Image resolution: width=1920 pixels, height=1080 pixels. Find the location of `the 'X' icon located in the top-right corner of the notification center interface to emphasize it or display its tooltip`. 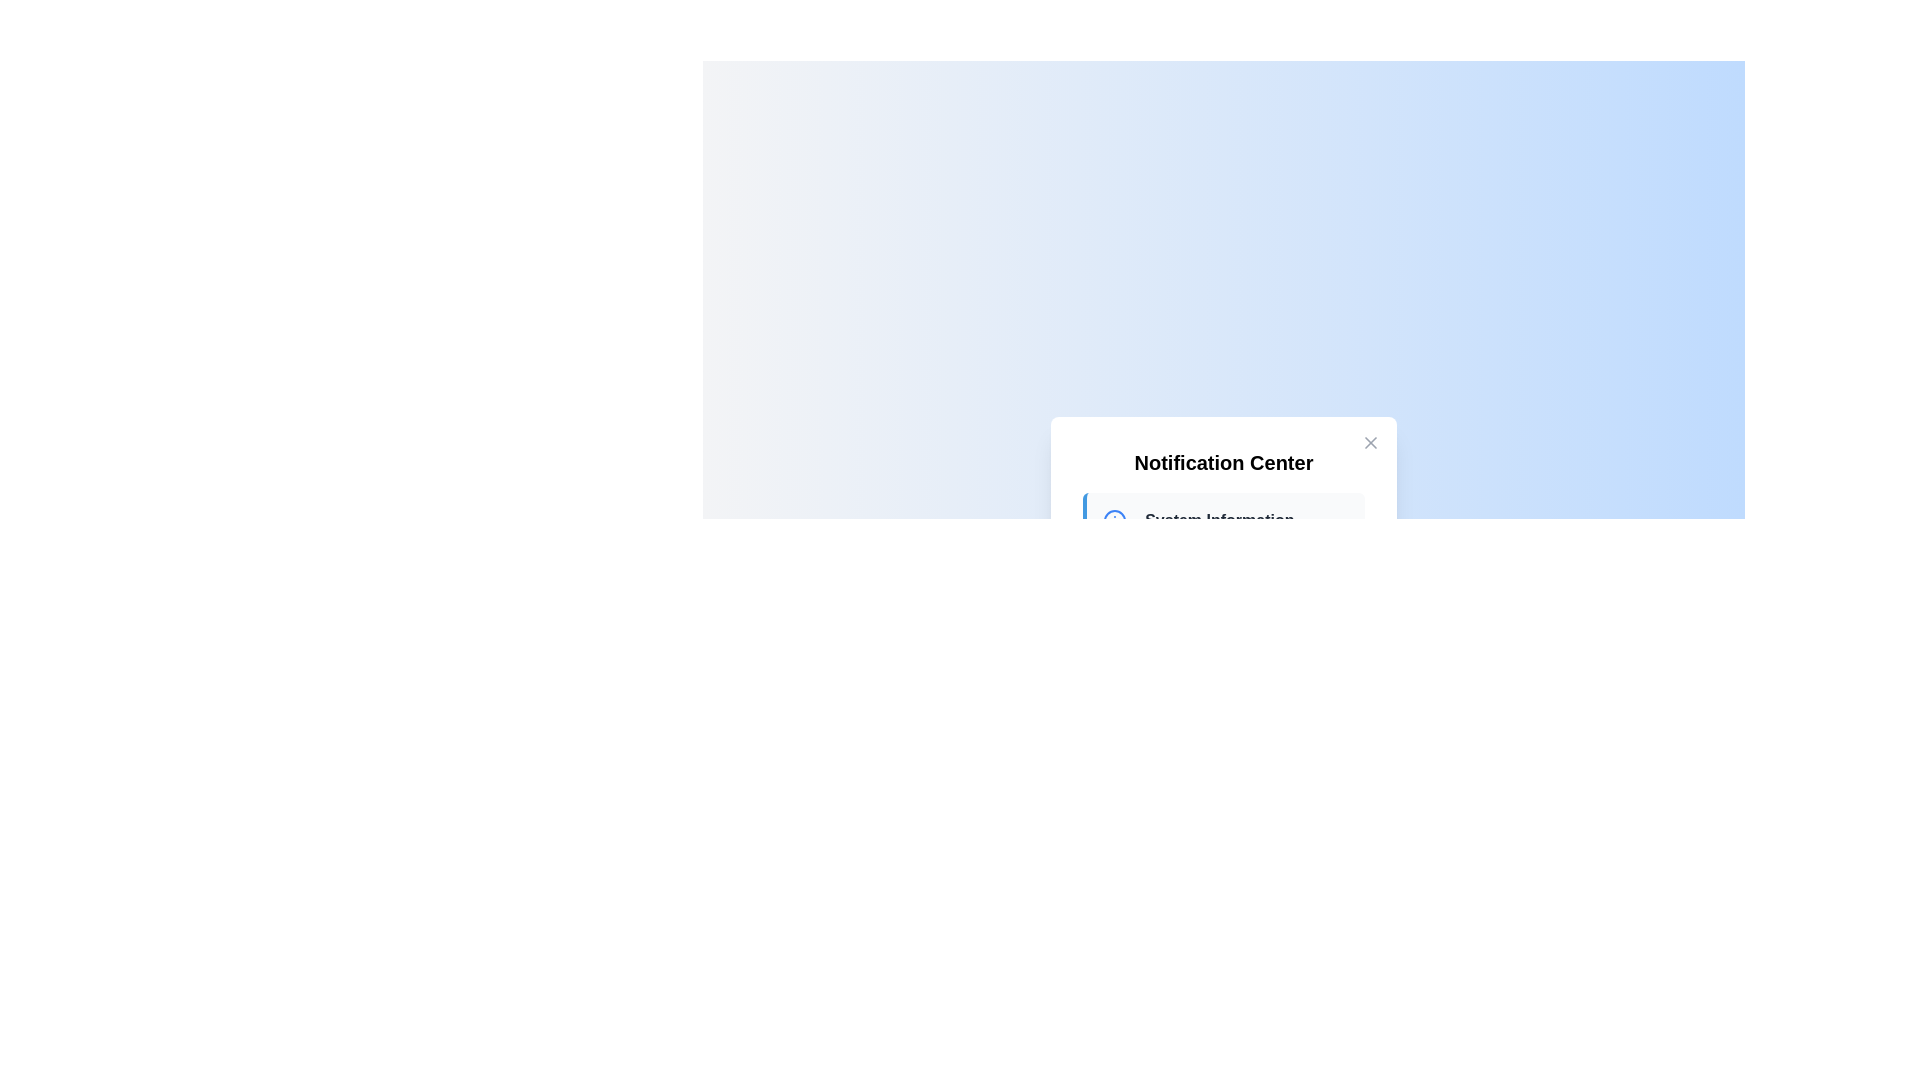

the 'X' icon located in the top-right corner of the notification center interface to emphasize it or display its tooltip is located at coordinates (1370, 442).